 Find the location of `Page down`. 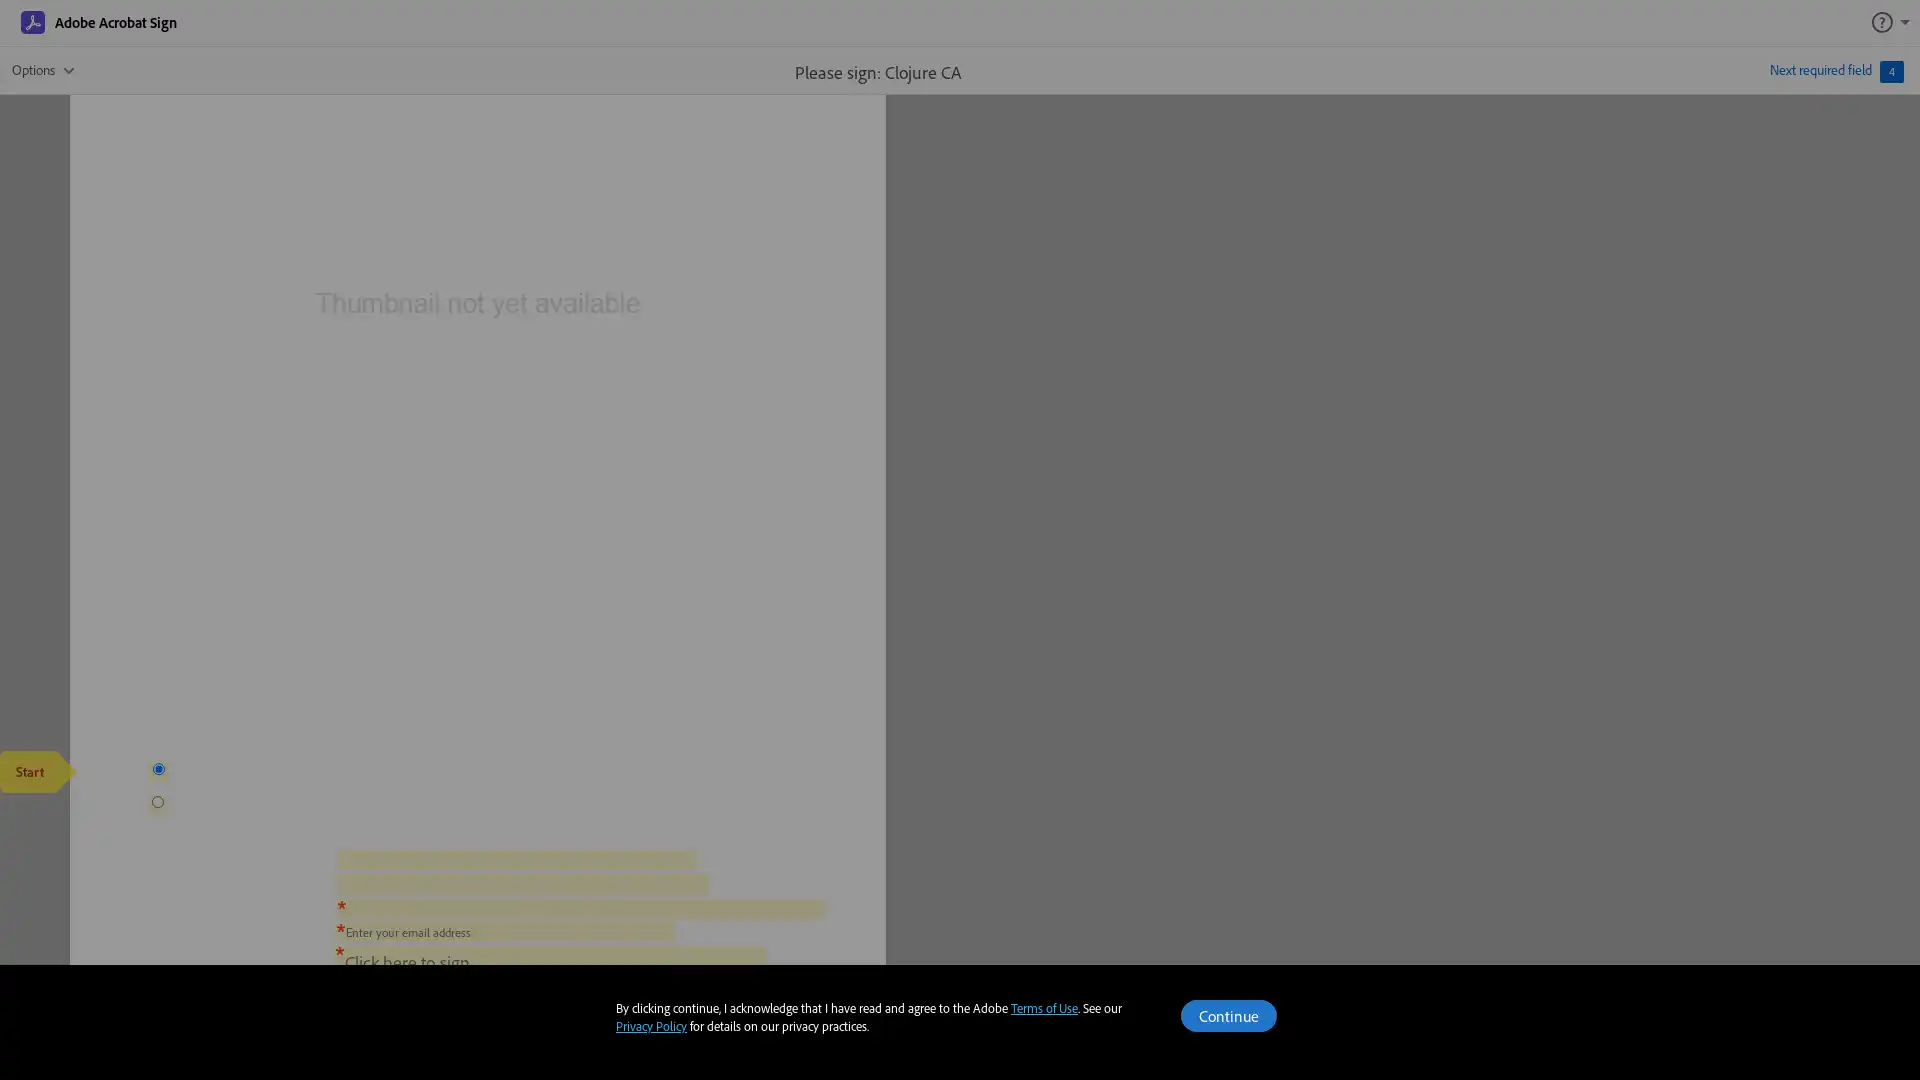

Page down is located at coordinates (865, 1010).